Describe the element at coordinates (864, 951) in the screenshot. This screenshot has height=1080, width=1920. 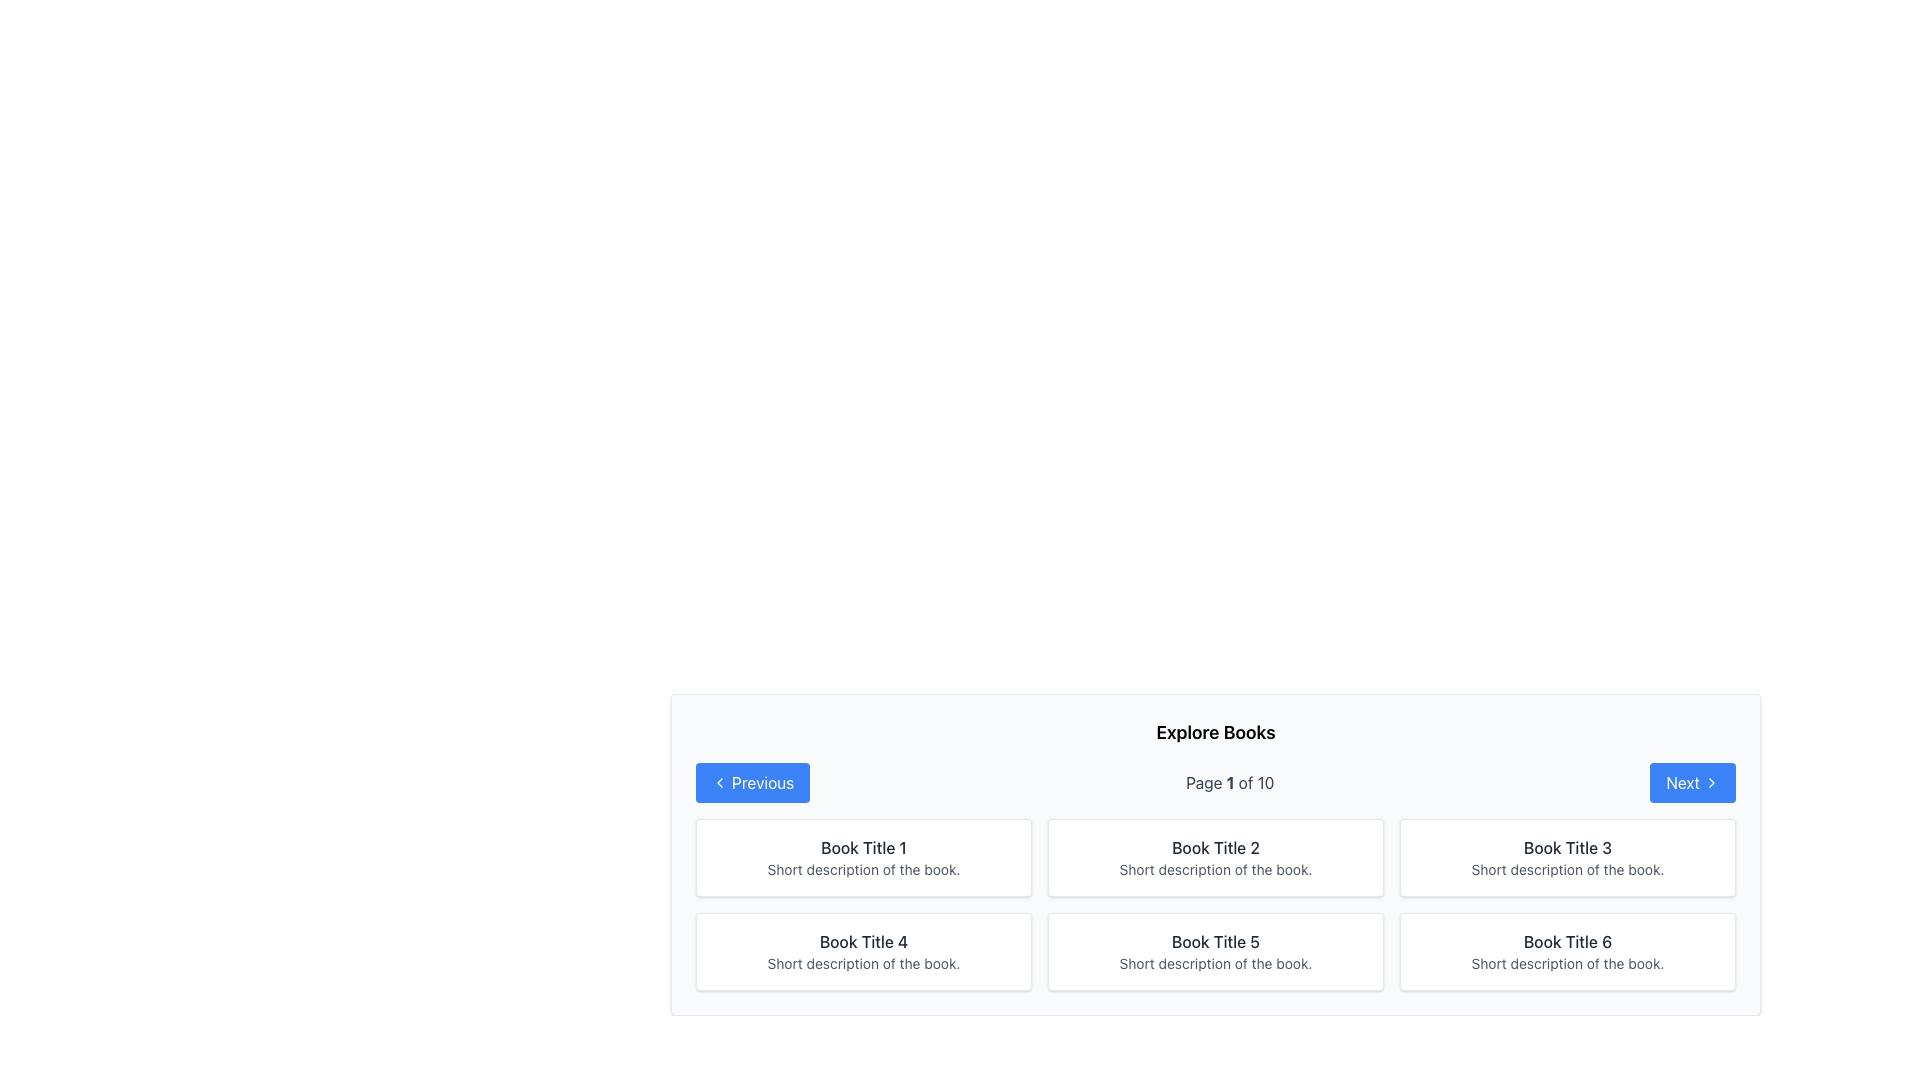
I see `the Card component displaying a book preview located in the fourth column of the second row of the grid layout, positioned below the 'Explore Books' header` at that location.